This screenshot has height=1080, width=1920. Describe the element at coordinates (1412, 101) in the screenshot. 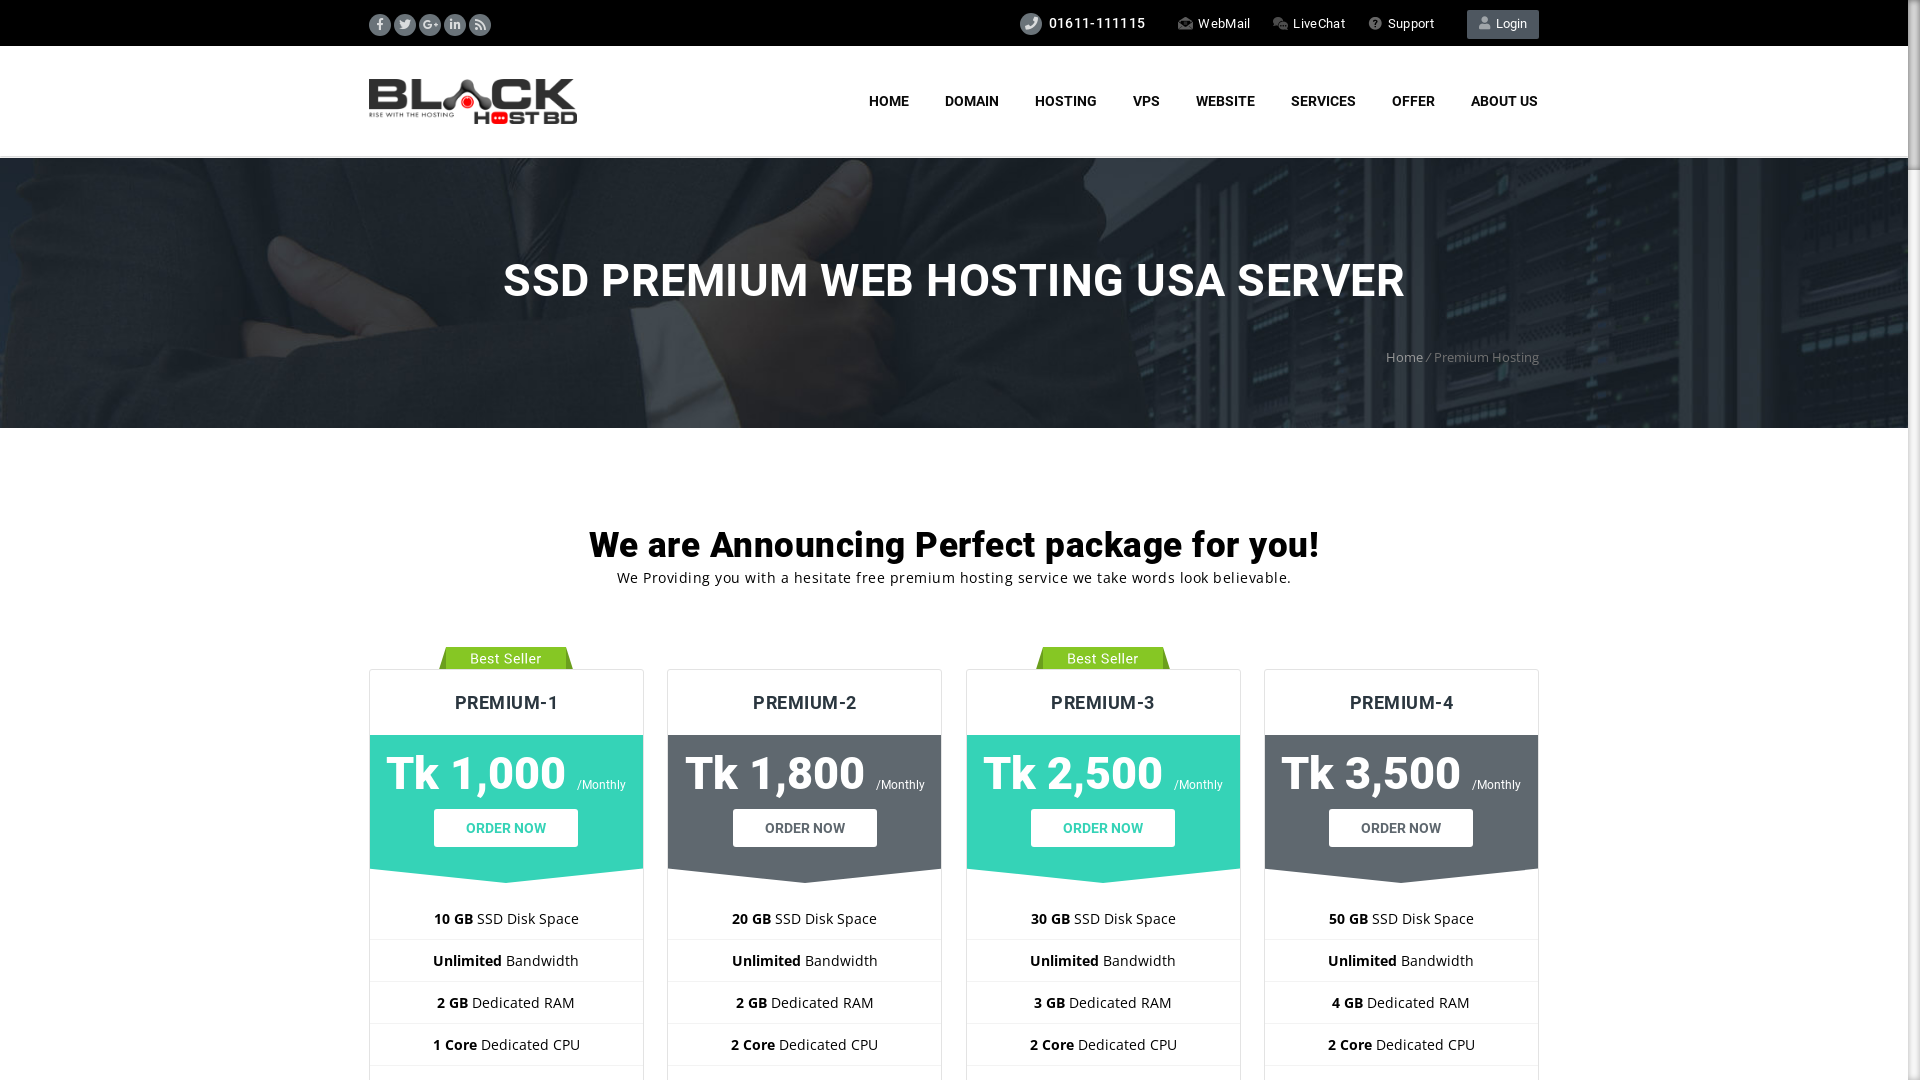

I see `'OFFER'` at that location.